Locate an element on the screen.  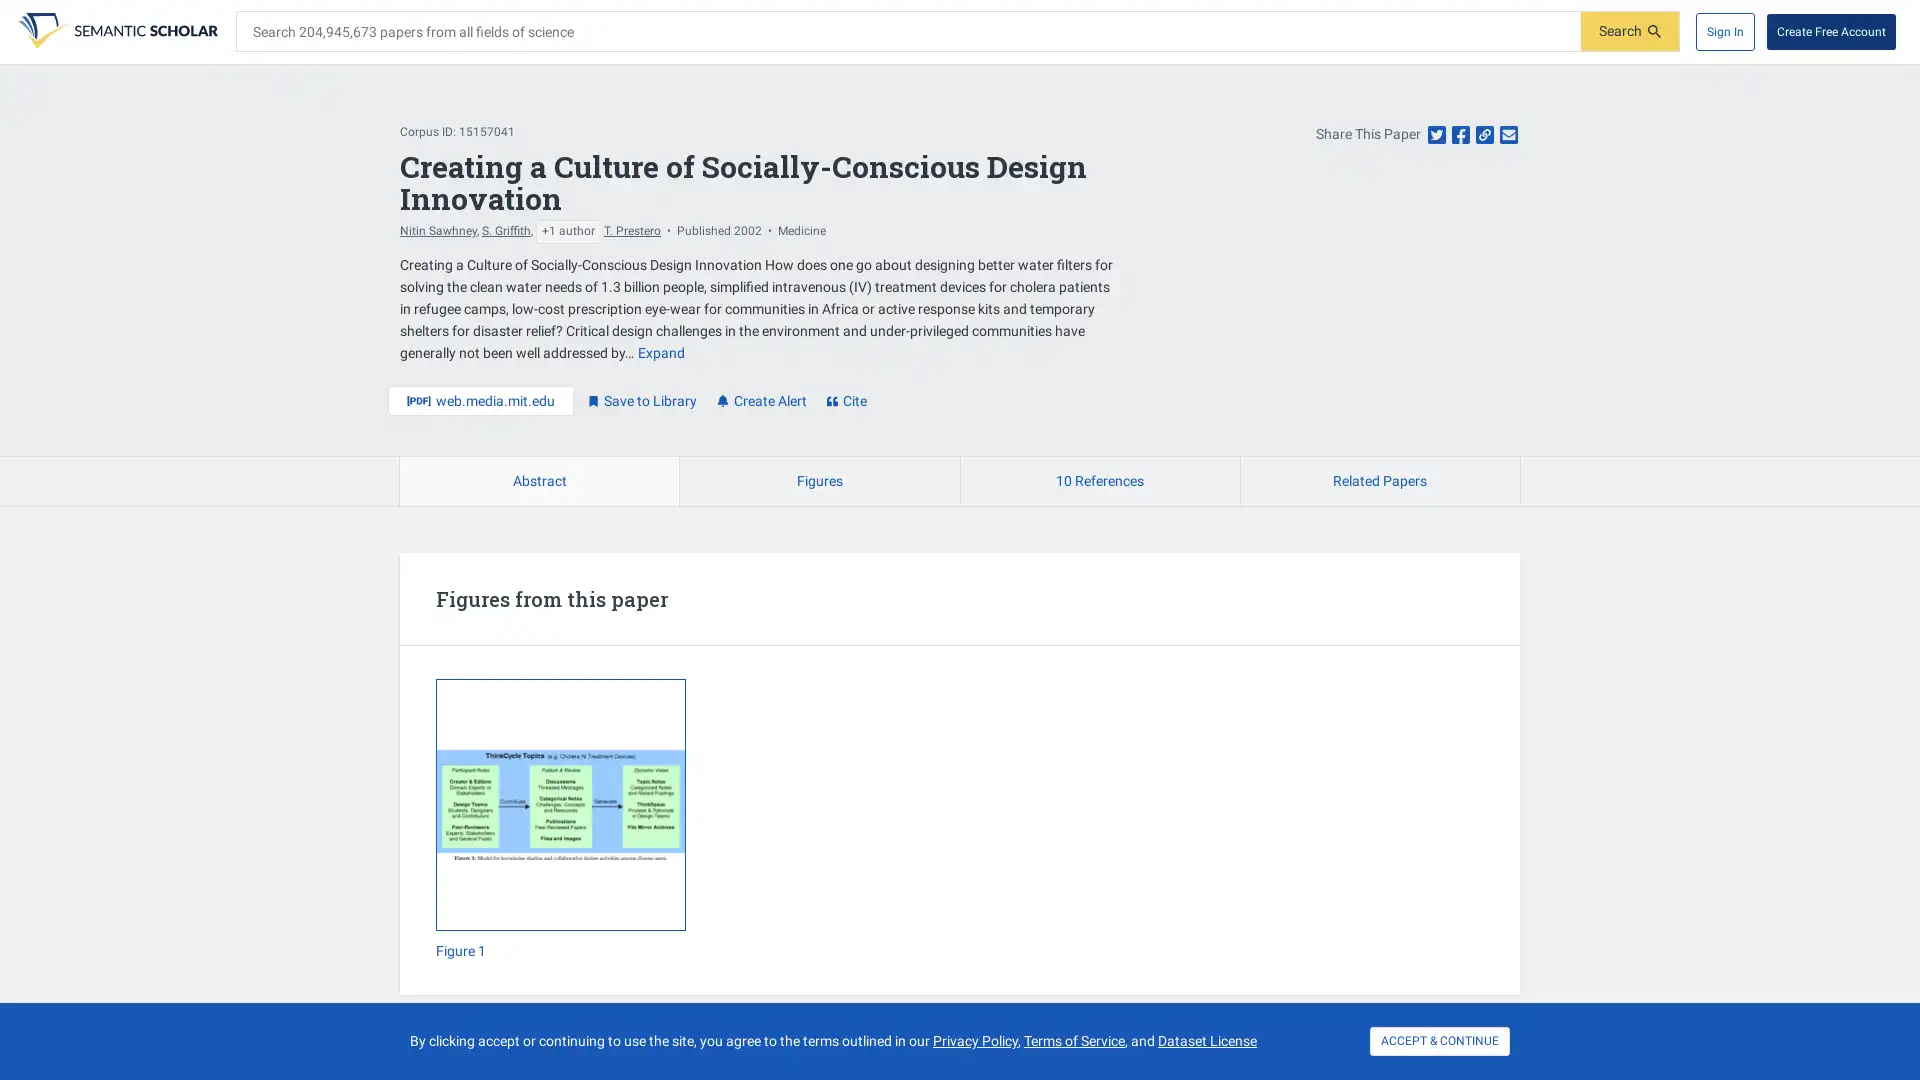
Create Alert is located at coordinates (761, 401).